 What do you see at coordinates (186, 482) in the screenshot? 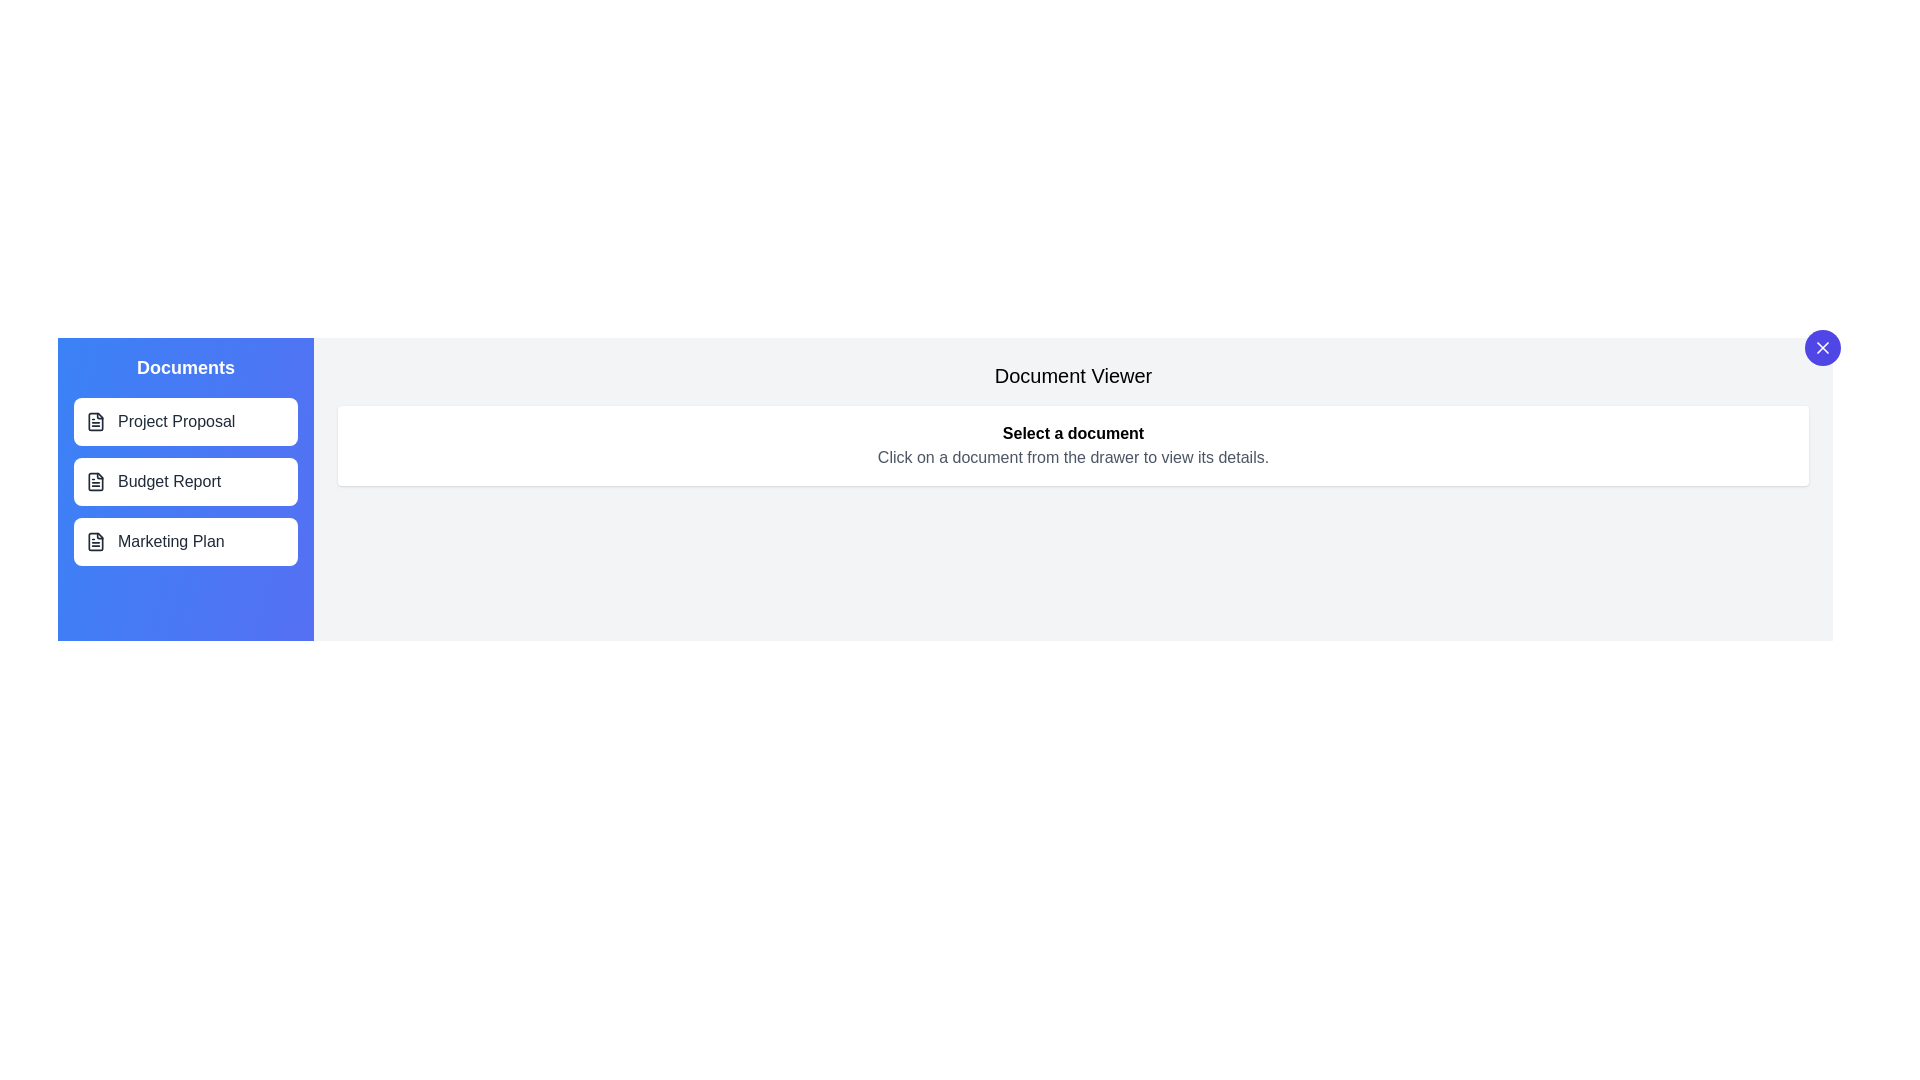
I see `the document title Budget Report to highlight it` at bounding box center [186, 482].